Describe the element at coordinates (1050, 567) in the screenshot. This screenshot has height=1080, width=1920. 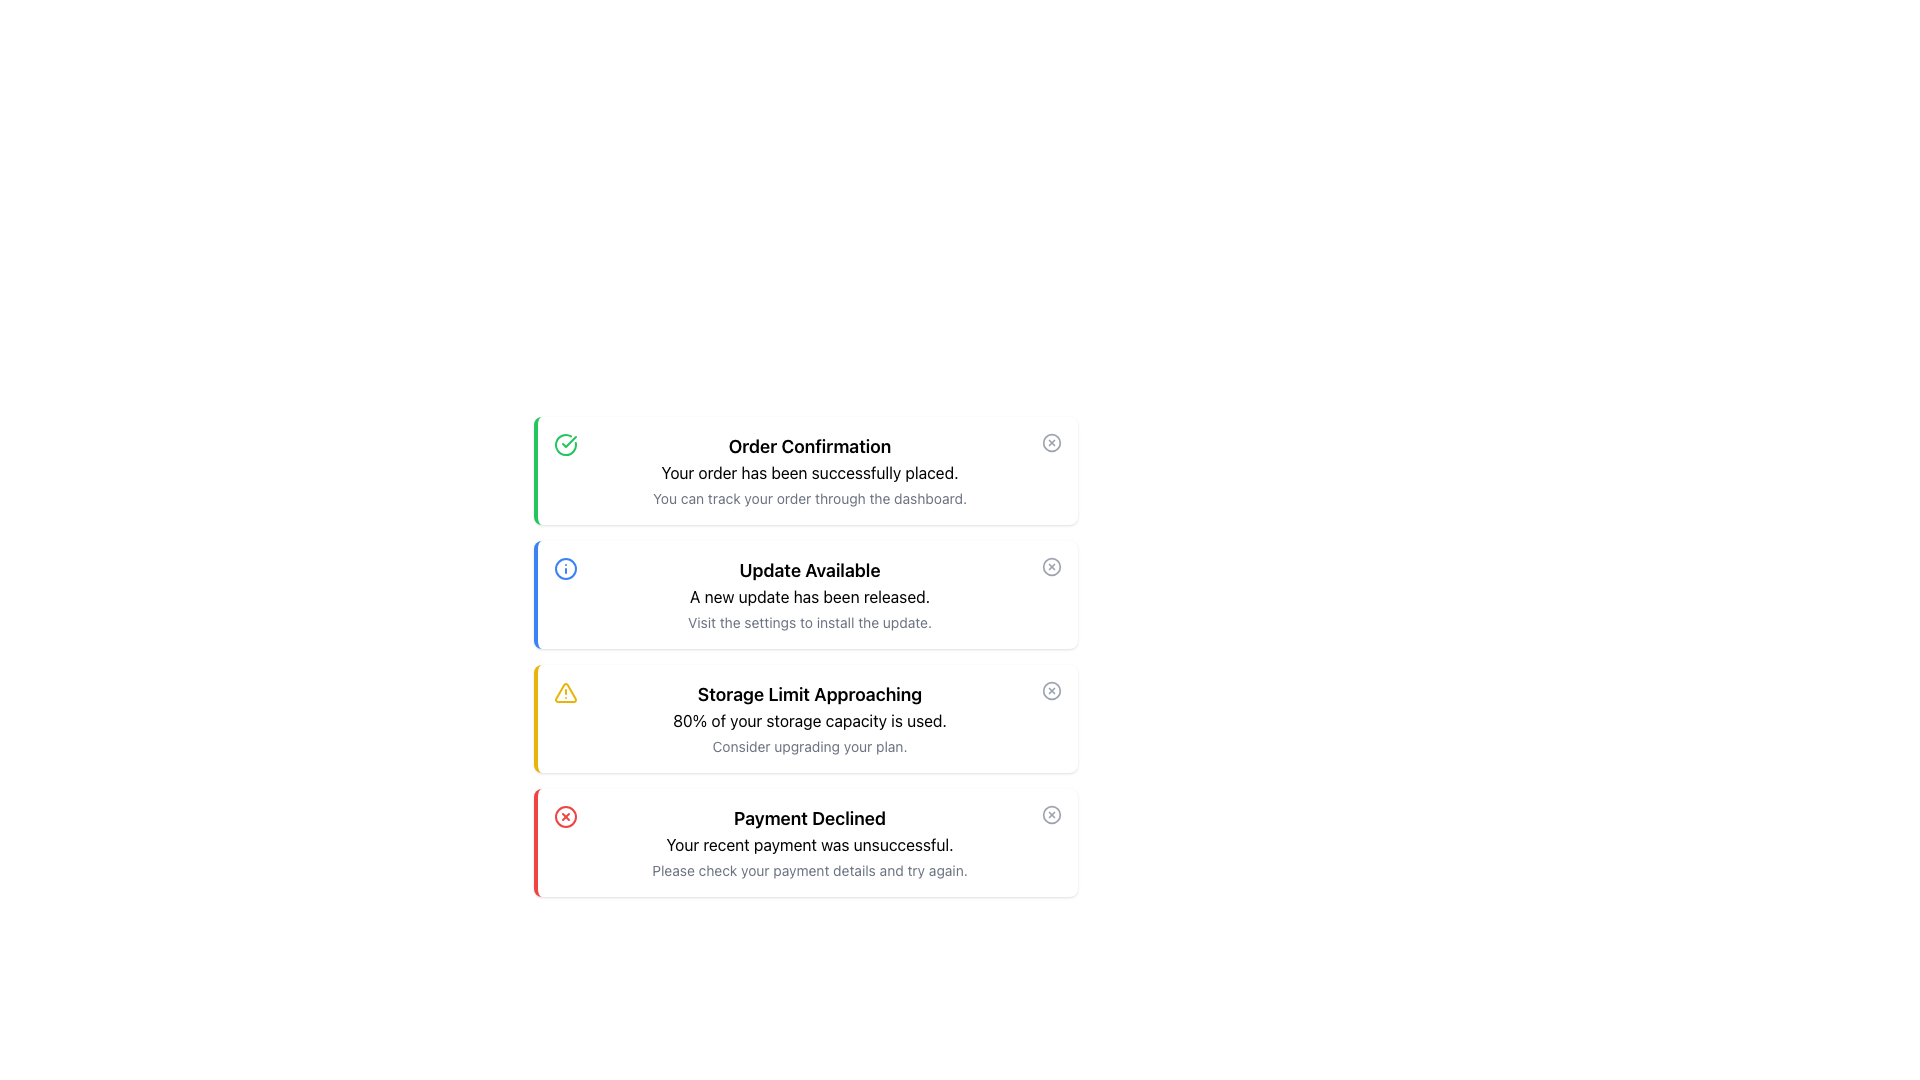
I see `the circular SVG element that is part of the 'Update Available' notification, positioned on the right side, which resembles a close or dismiss button` at that location.